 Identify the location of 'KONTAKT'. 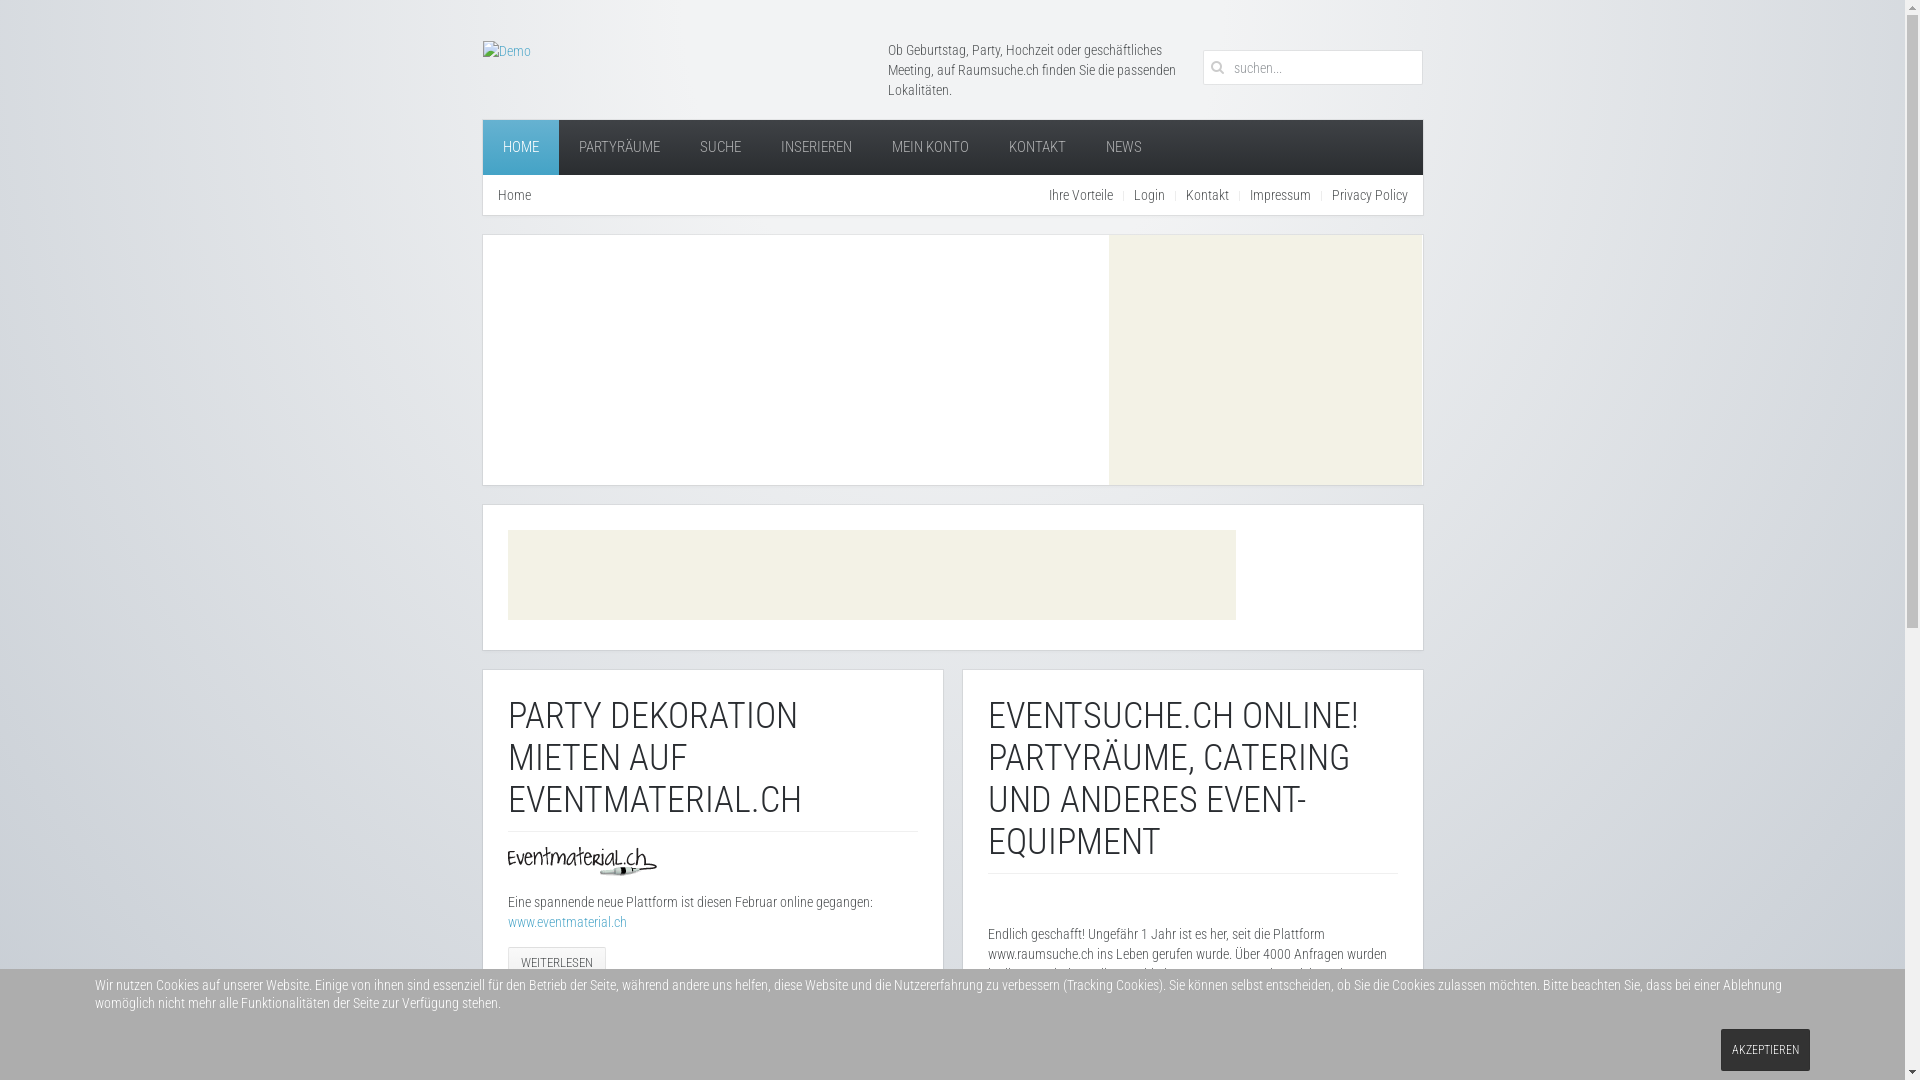
(988, 146).